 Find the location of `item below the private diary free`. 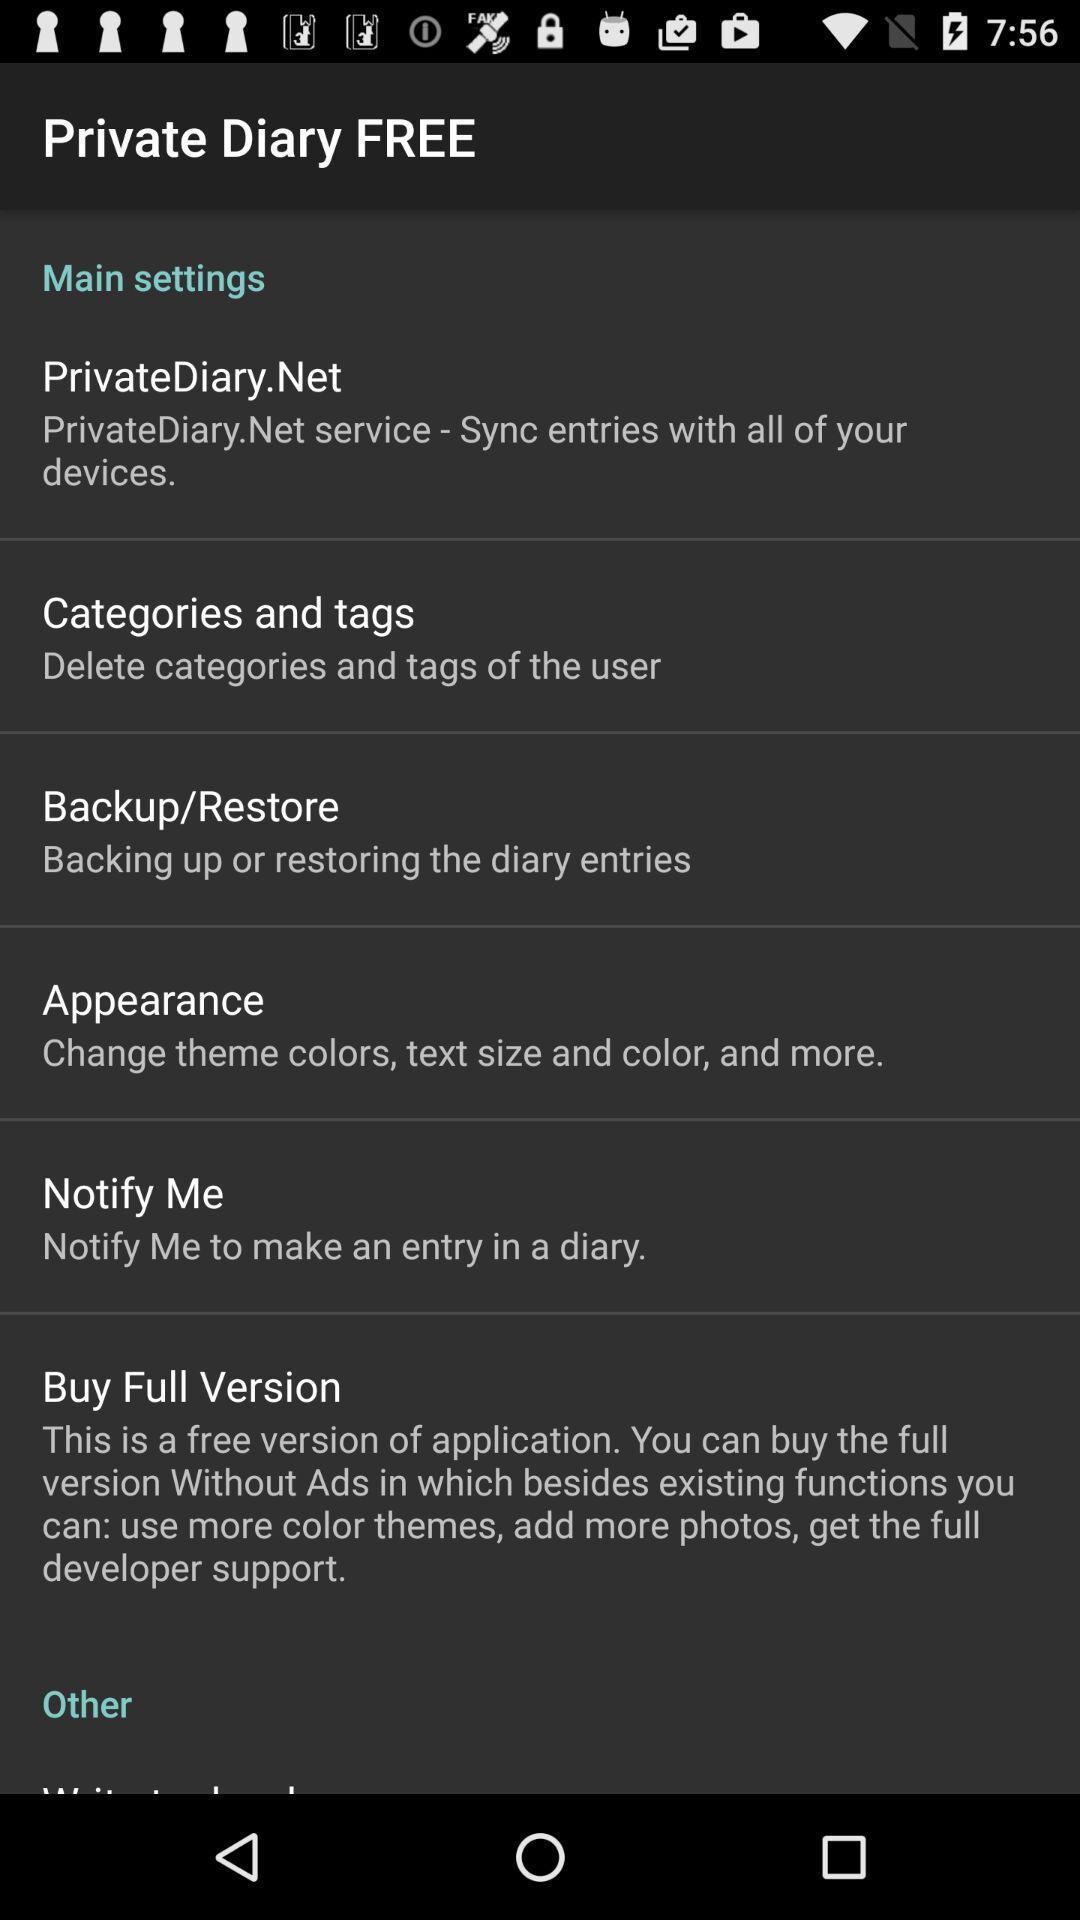

item below the private diary free is located at coordinates (540, 254).